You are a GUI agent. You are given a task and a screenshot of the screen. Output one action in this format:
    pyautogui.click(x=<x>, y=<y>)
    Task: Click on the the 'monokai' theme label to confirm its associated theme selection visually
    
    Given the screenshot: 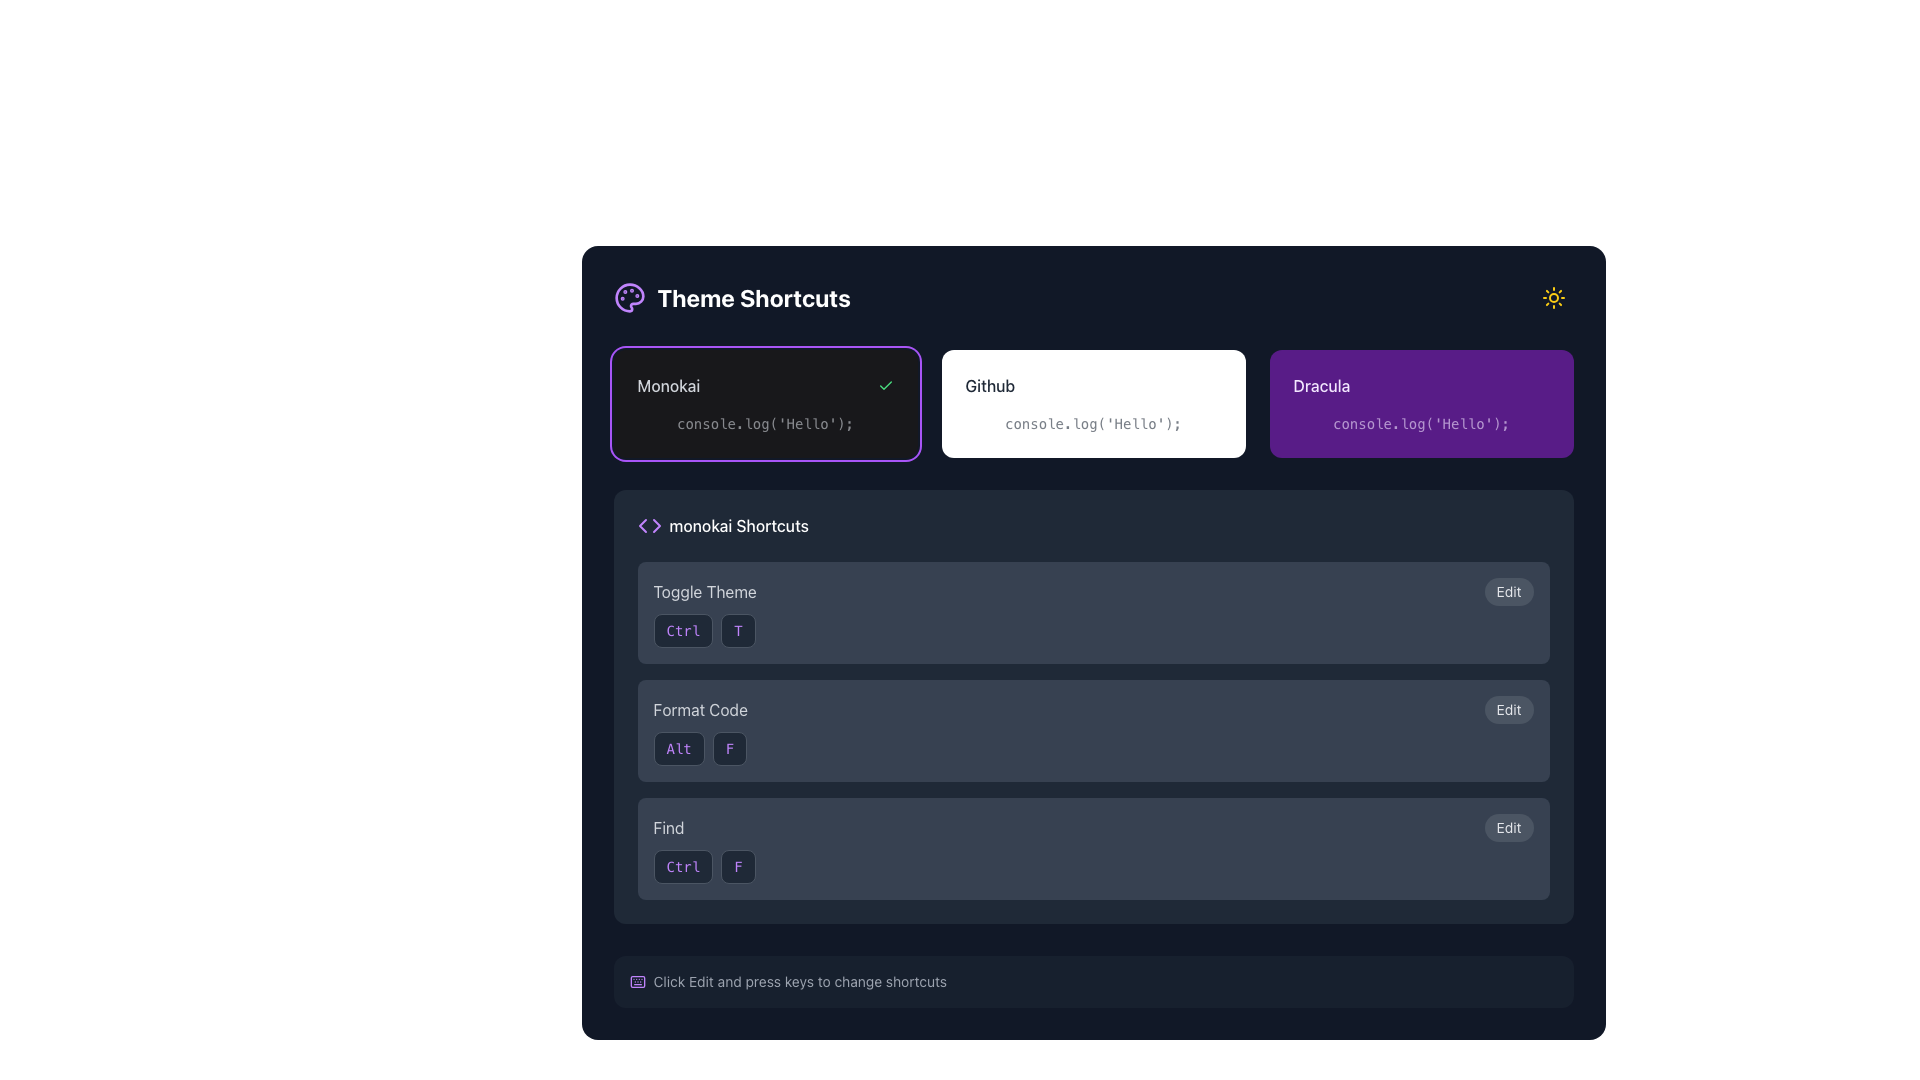 What is the action you would take?
    pyautogui.click(x=668, y=385)
    